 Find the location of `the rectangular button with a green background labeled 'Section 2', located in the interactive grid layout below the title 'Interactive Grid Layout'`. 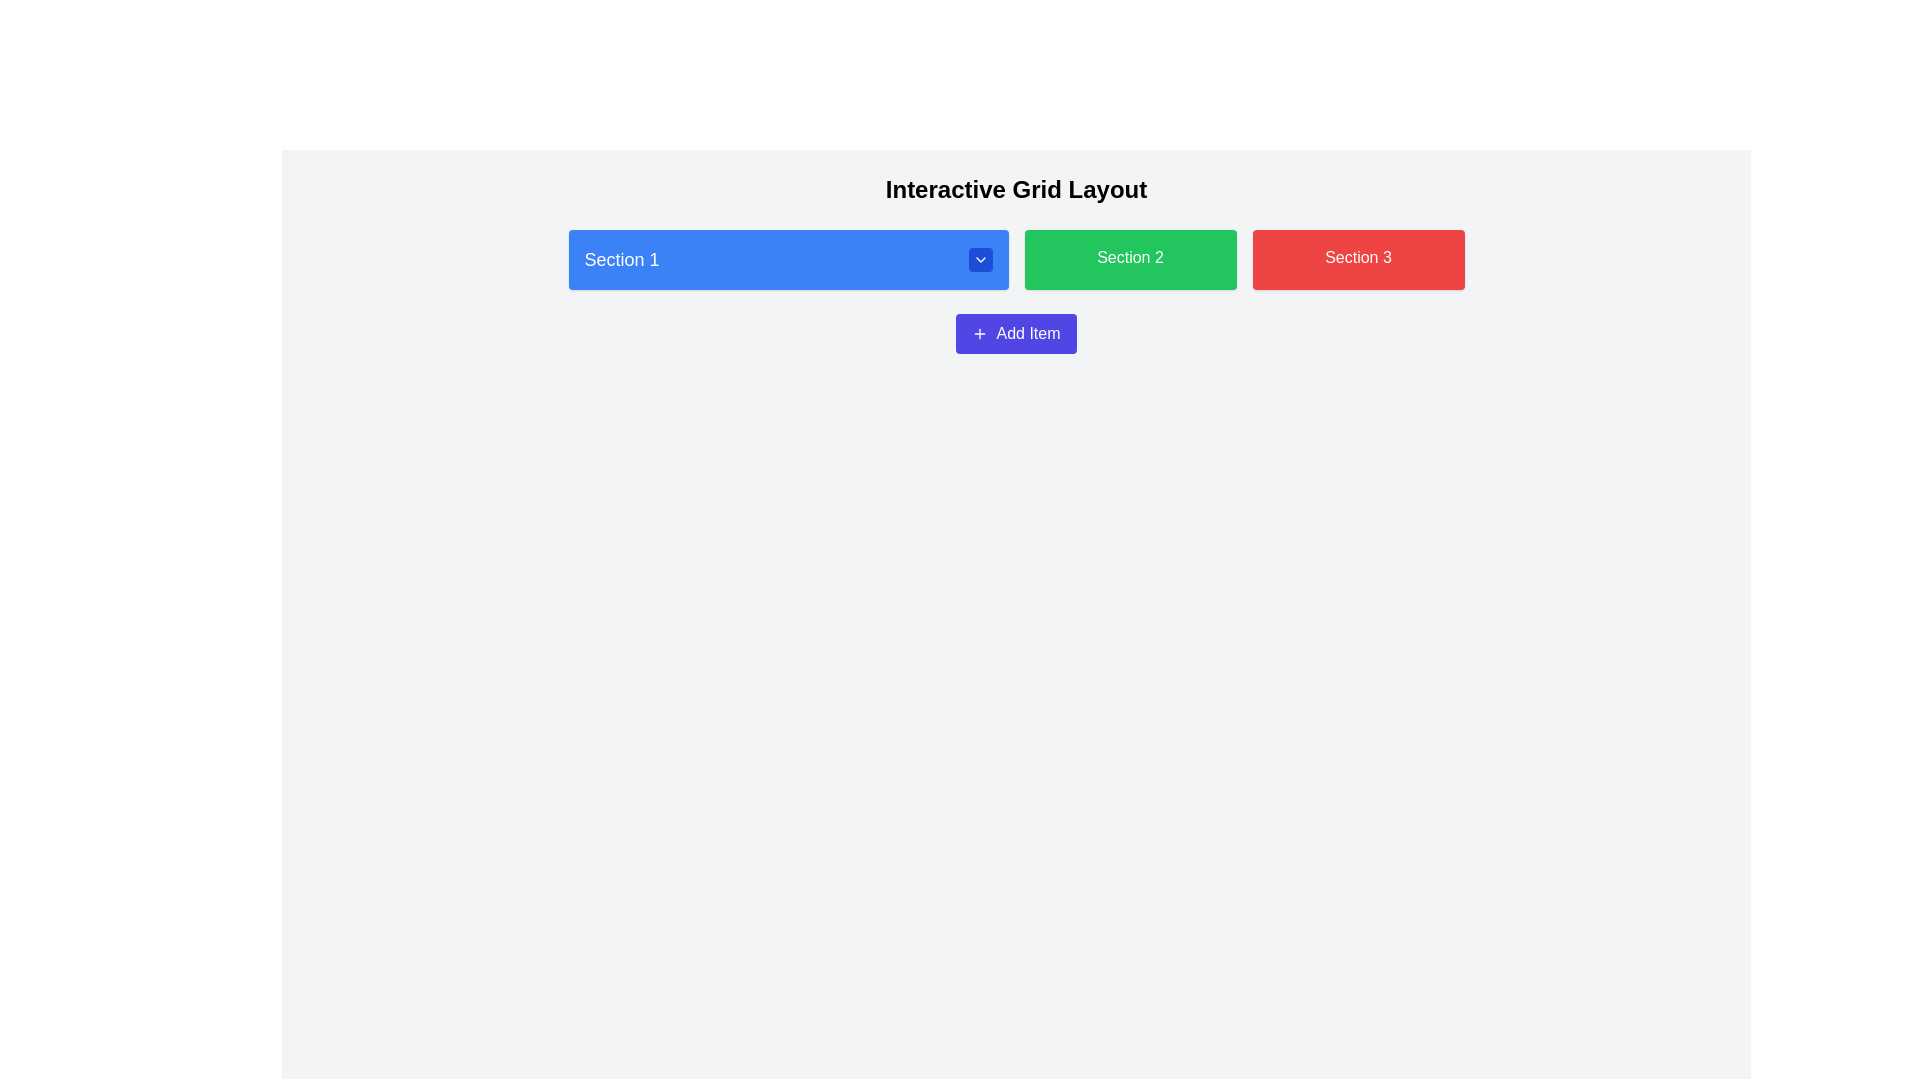

the rectangular button with a green background labeled 'Section 2', located in the interactive grid layout below the title 'Interactive Grid Layout' is located at coordinates (1130, 258).